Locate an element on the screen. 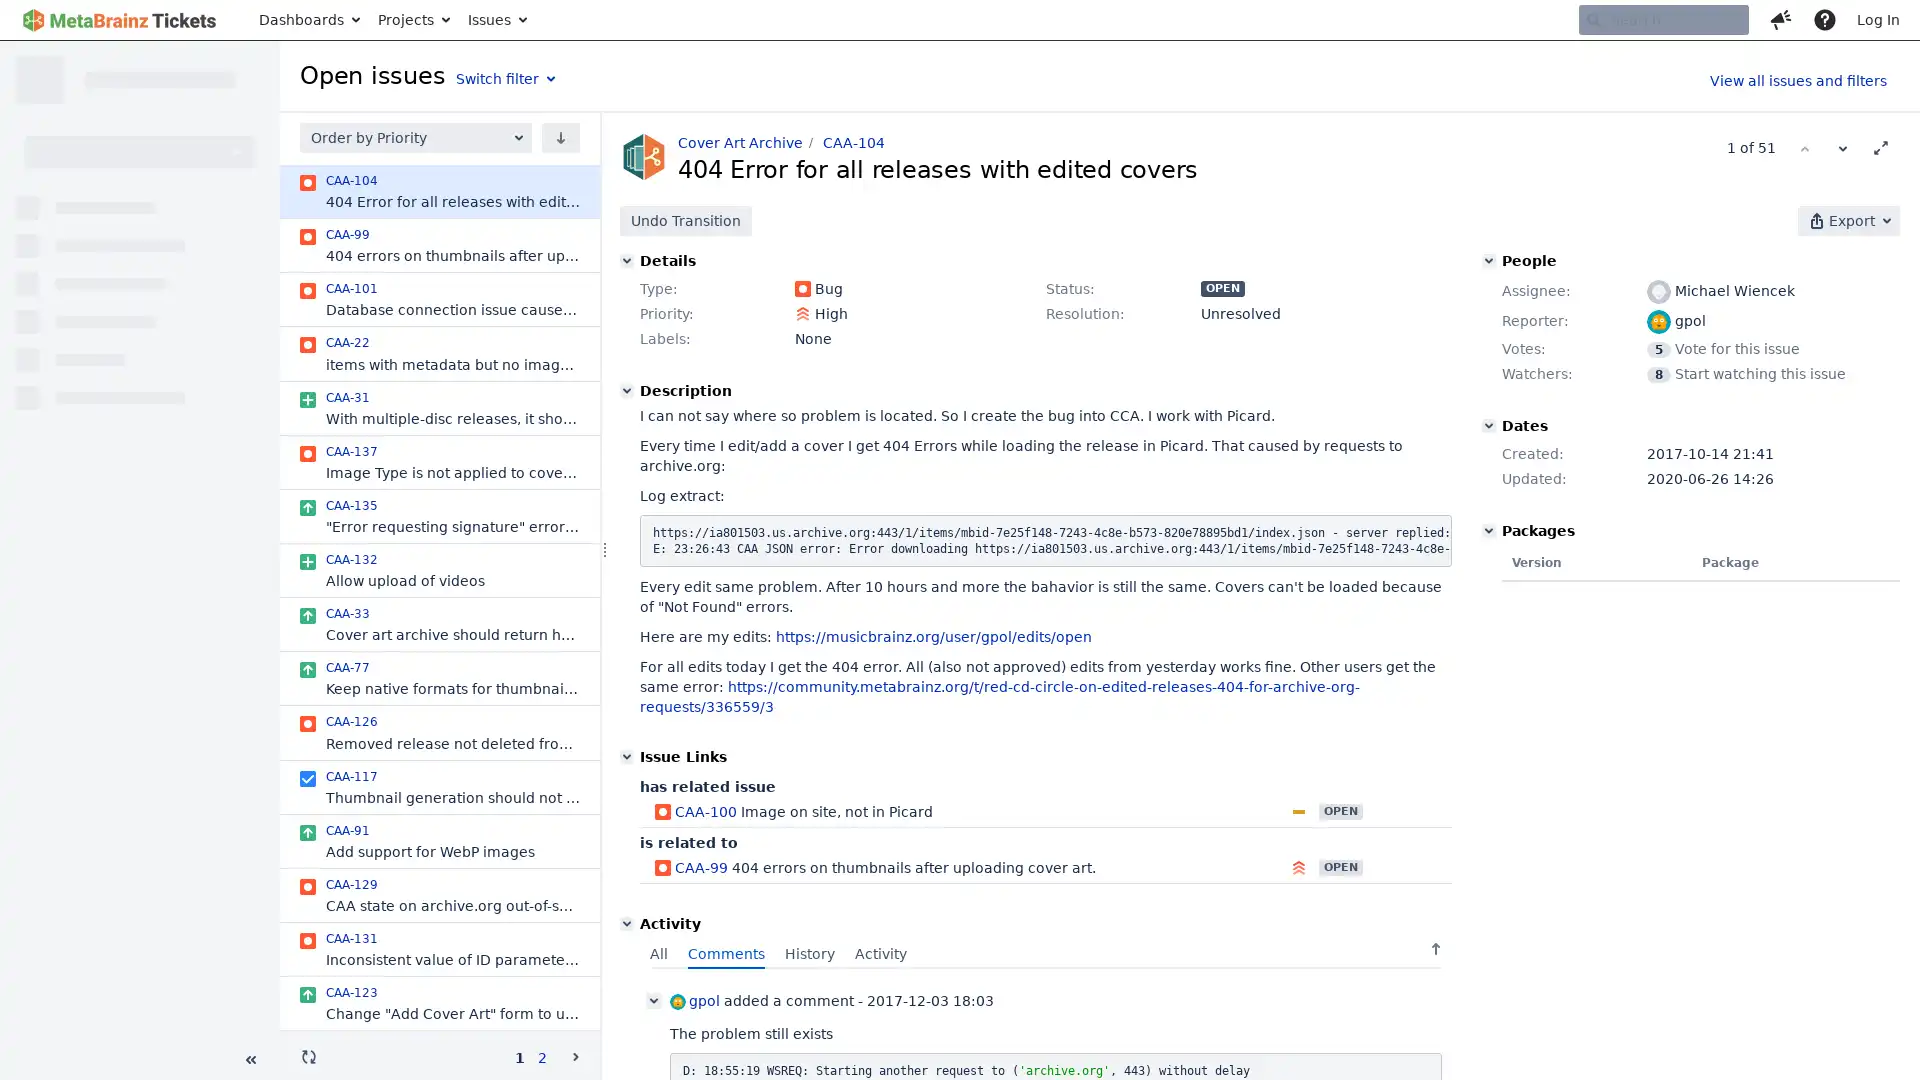  Collapse comment is located at coordinates (653, 1001).